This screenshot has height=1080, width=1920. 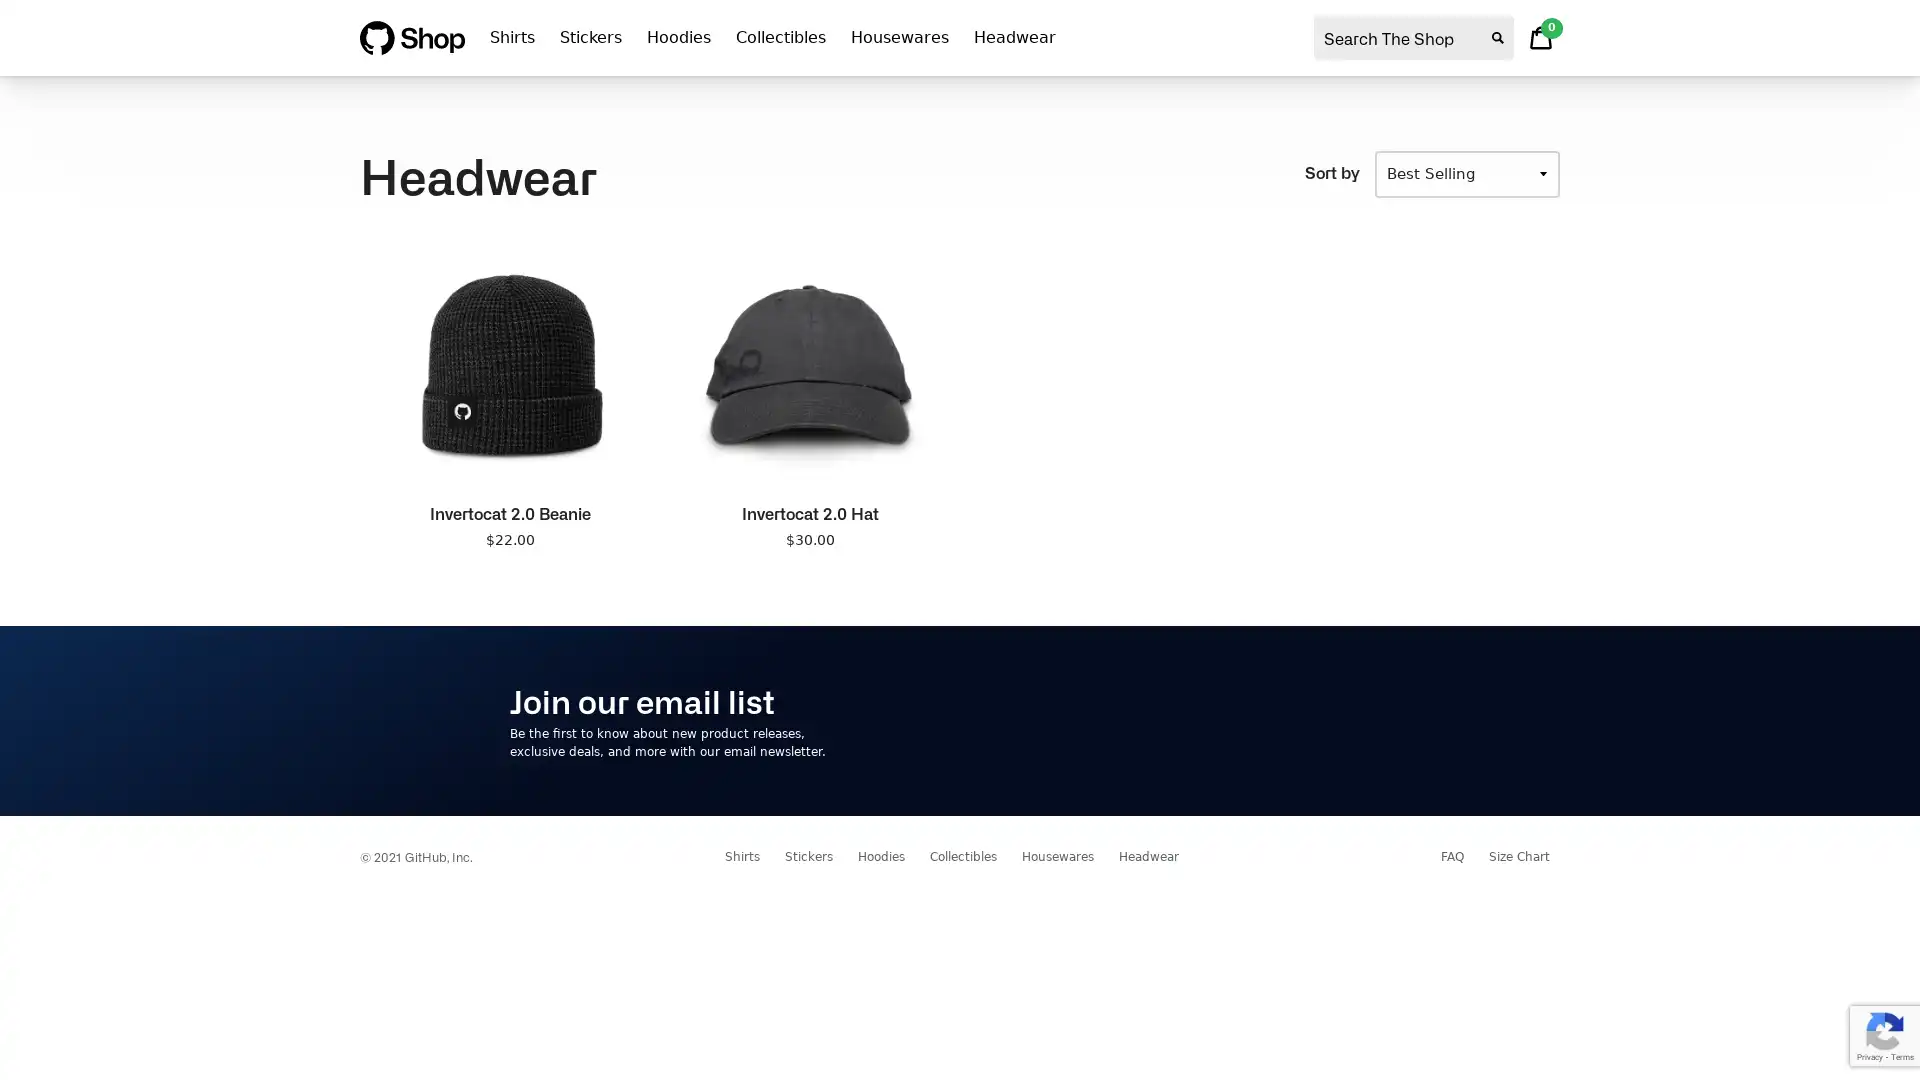 What do you see at coordinates (1349, 720) in the screenshot?
I see `Subscribe` at bounding box center [1349, 720].